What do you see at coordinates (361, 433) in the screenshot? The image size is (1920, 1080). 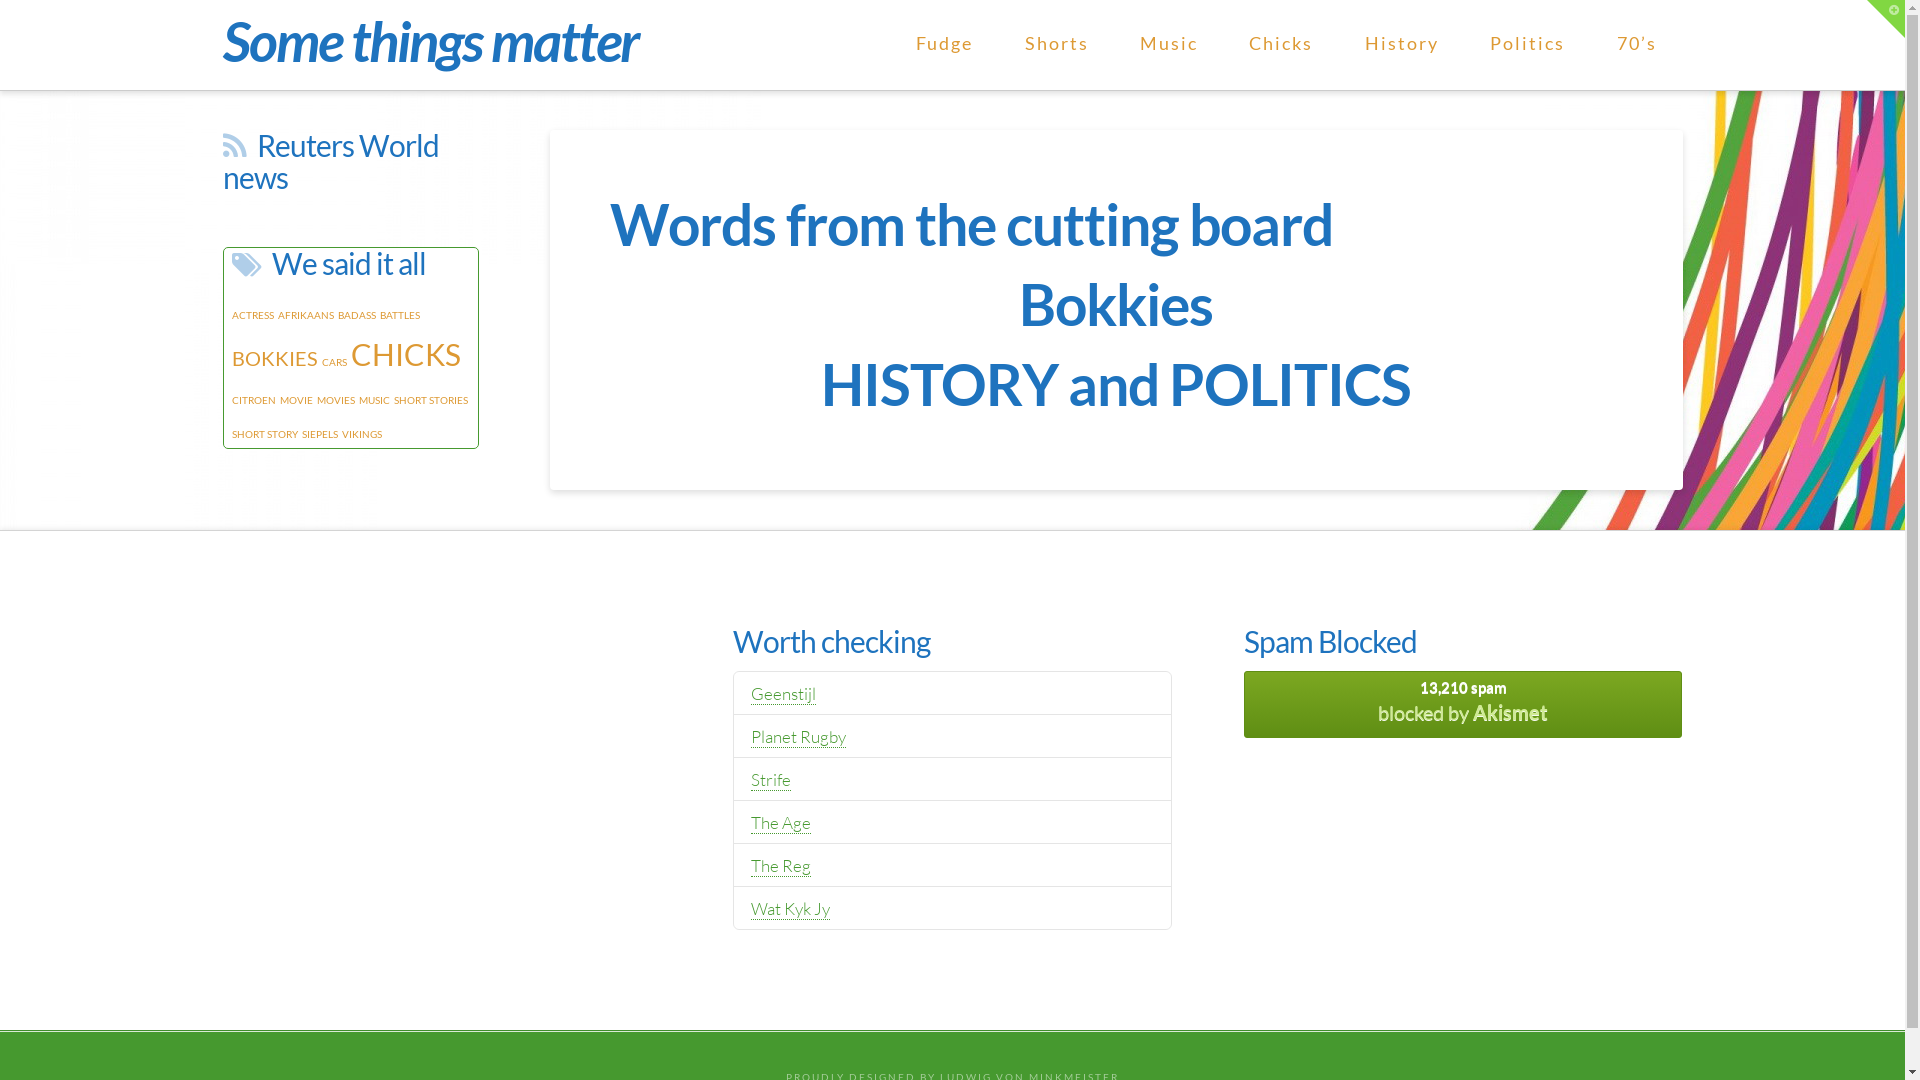 I see `'VIKINGS'` at bounding box center [361, 433].